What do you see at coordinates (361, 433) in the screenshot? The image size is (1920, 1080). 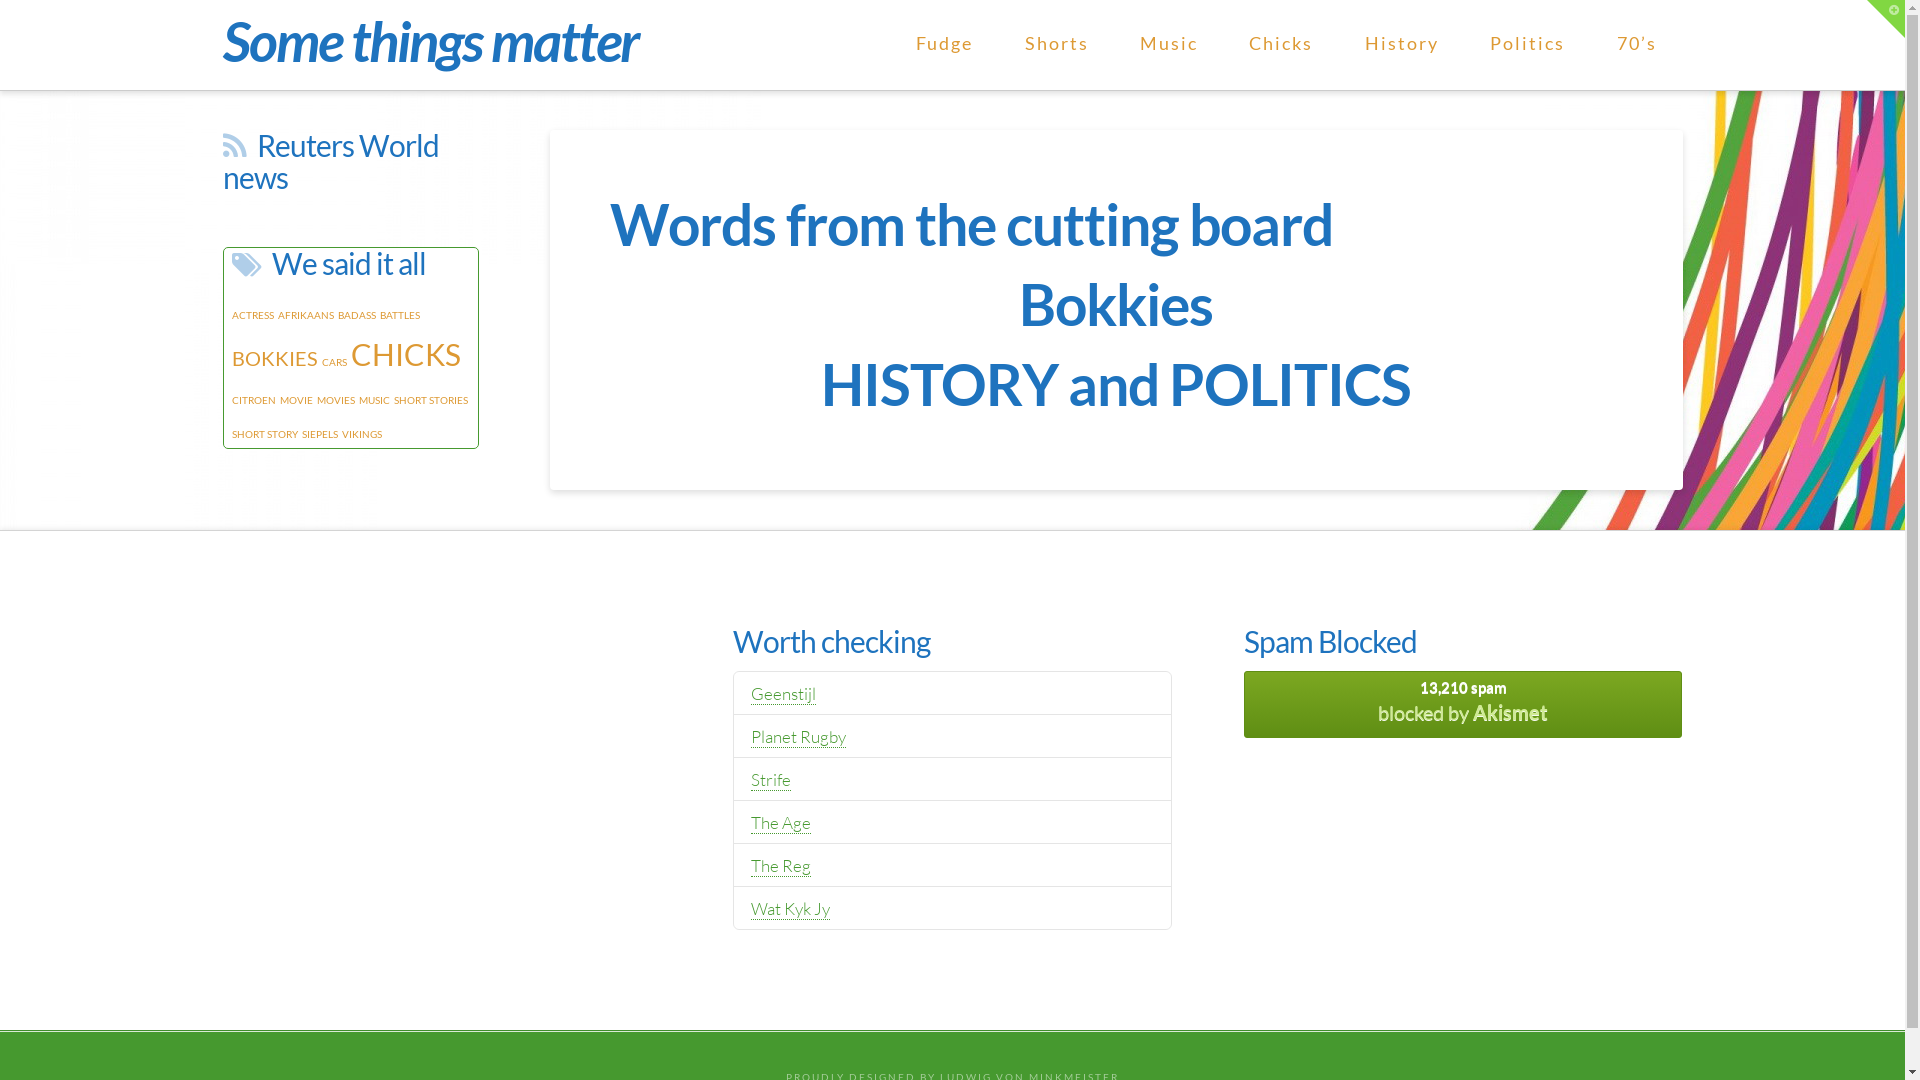 I see `'VIKINGS'` at bounding box center [361, 433].